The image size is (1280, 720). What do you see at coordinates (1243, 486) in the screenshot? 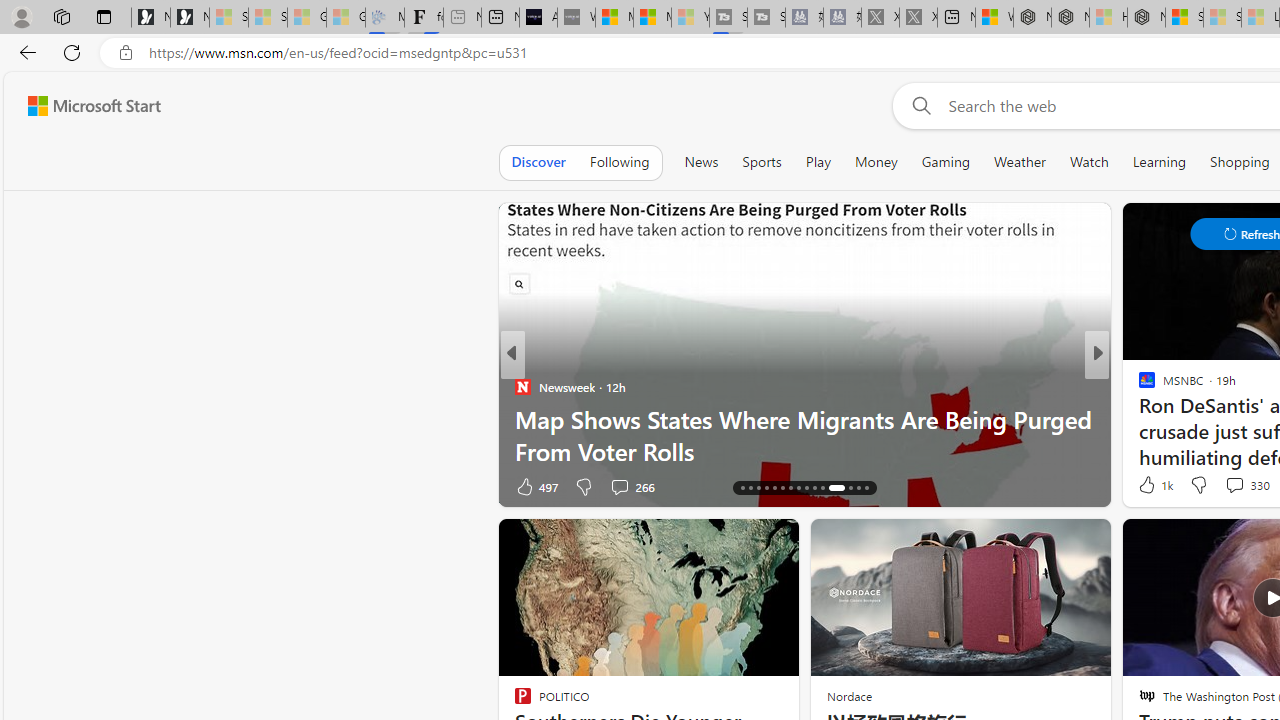
I see `'View comments 96 Comment'` at bounding box center [1243, 486].